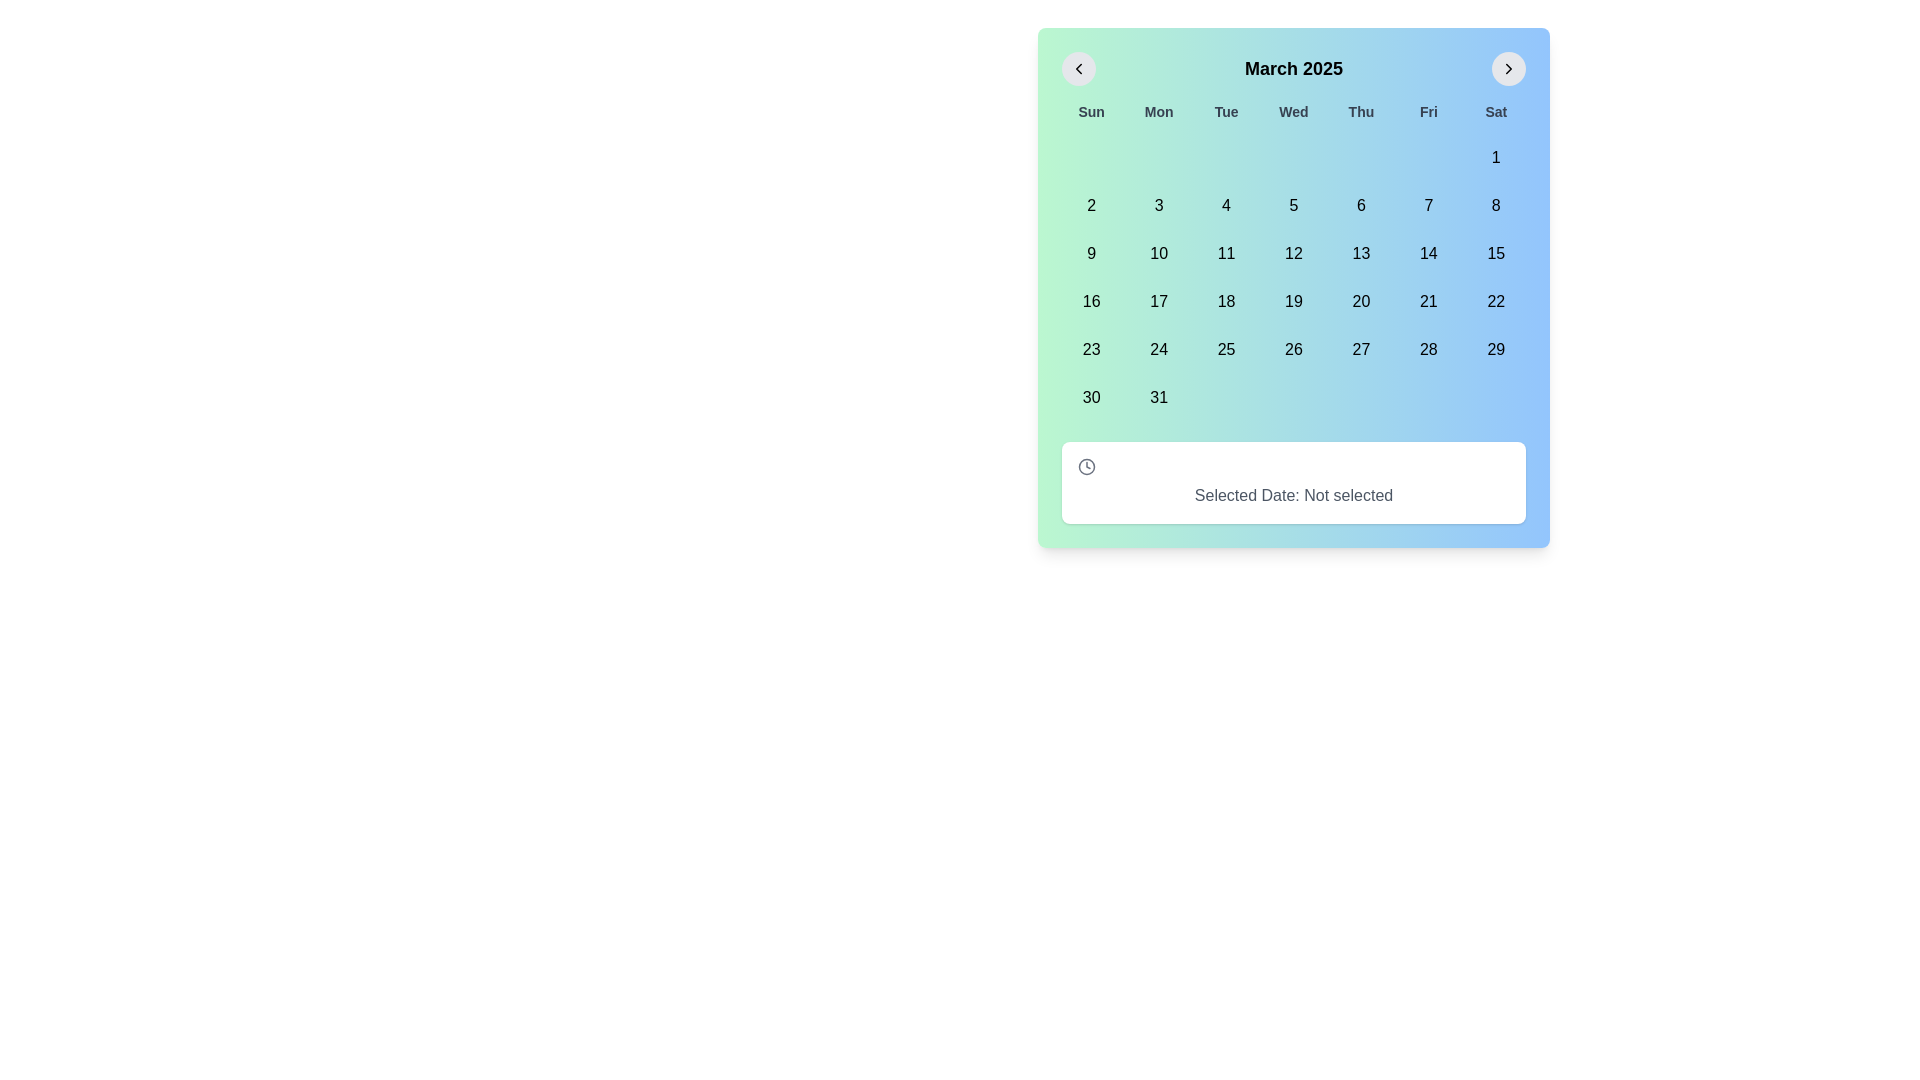 The width and height of the screenshot is (1920, 1080). I want to click on the left-facing chevron icon button in the header section of the calendar interface, so click(1078, 68).